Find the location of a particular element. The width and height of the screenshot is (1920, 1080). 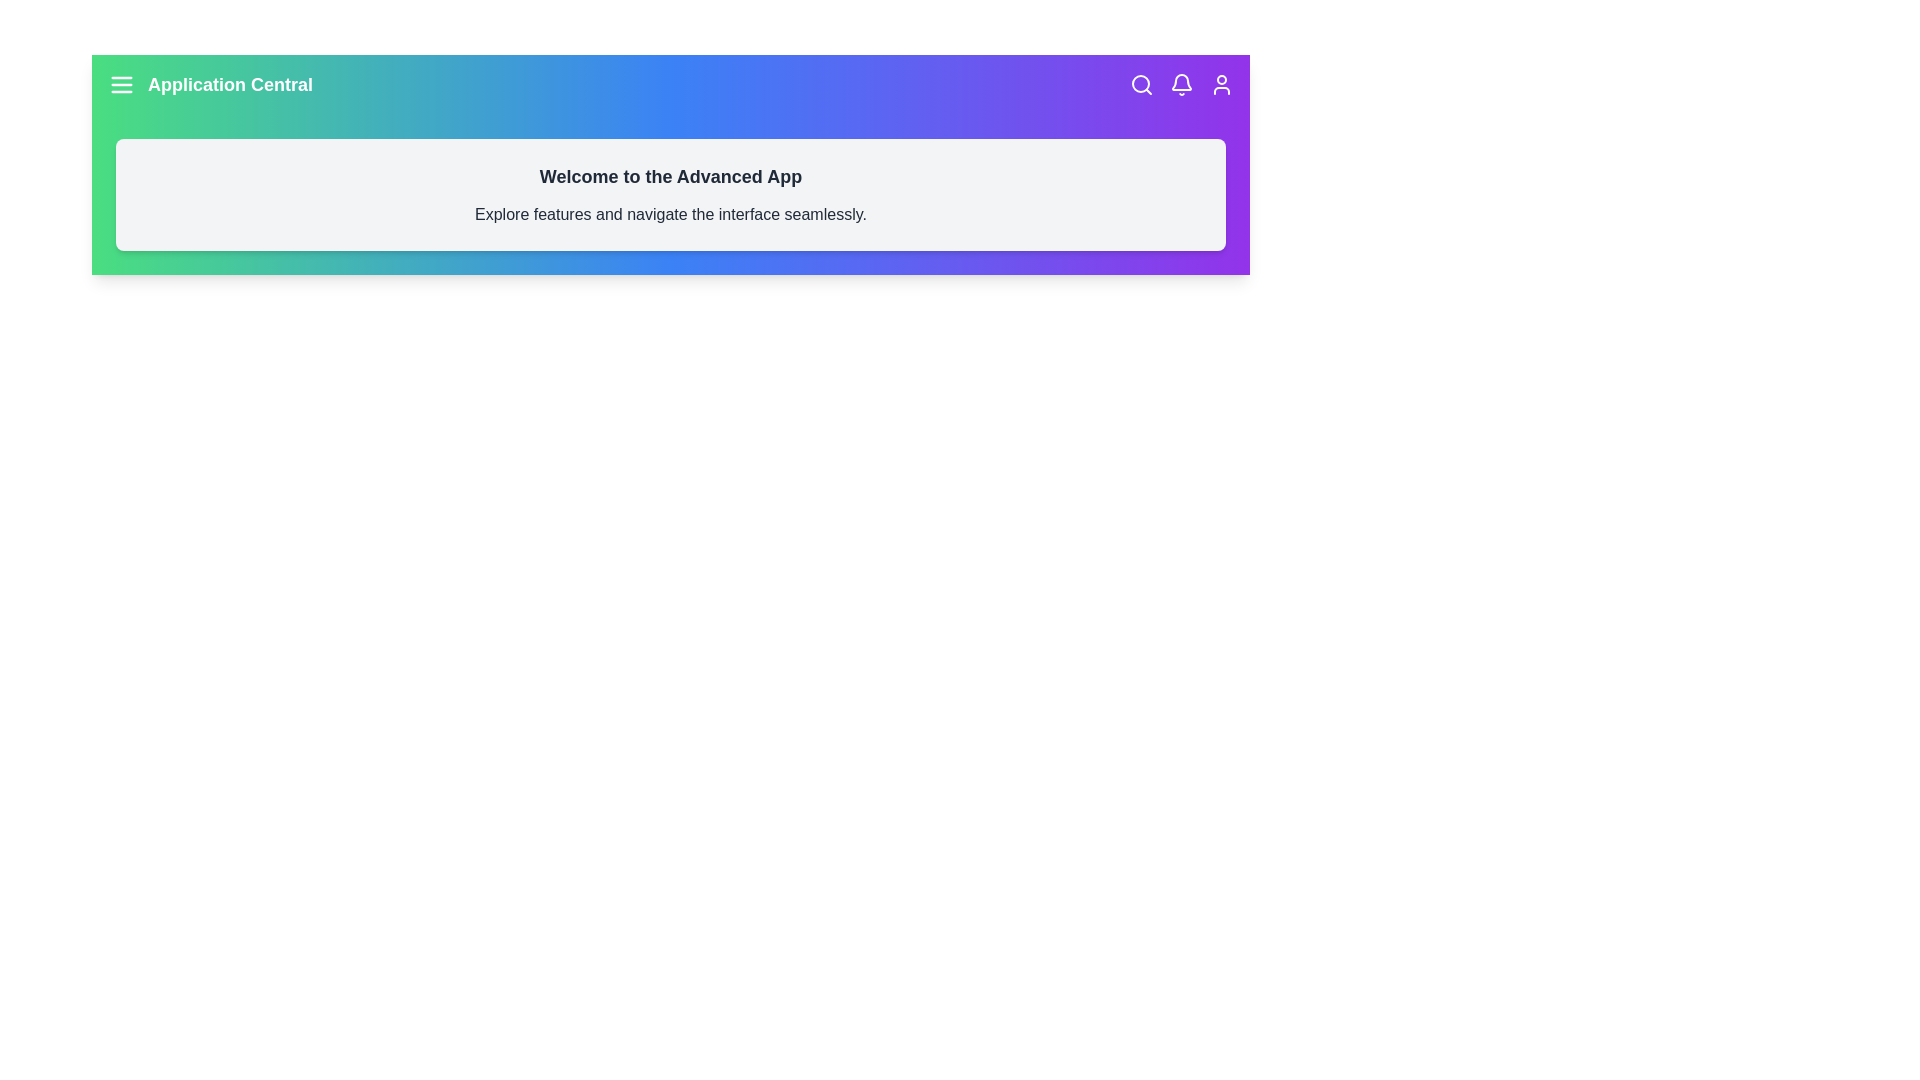

the search icon to activate the search functionality is located at coordinates (1142, 83).